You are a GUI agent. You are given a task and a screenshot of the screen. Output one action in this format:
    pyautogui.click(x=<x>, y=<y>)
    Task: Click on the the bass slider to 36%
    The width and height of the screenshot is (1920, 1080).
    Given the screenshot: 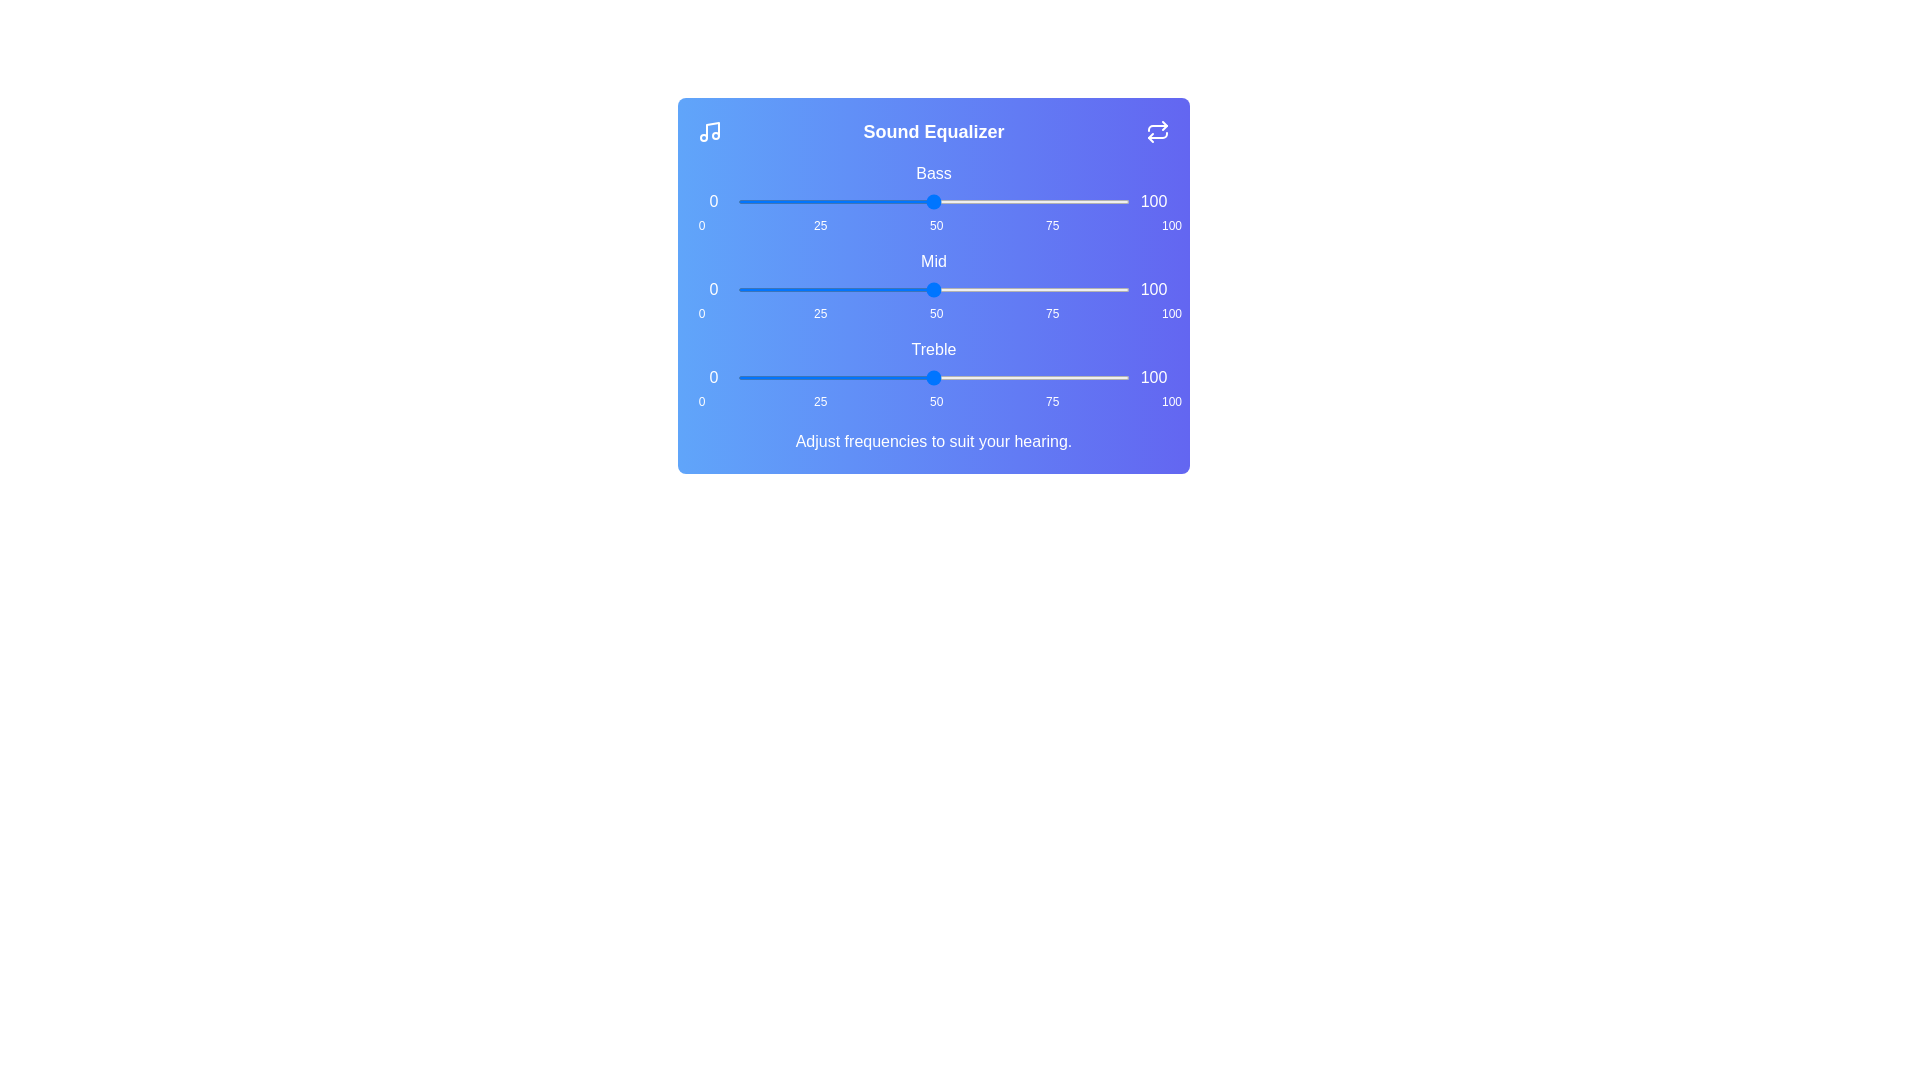 What is the action you would take?
    pyautogui.click(x=879, y=201)
    